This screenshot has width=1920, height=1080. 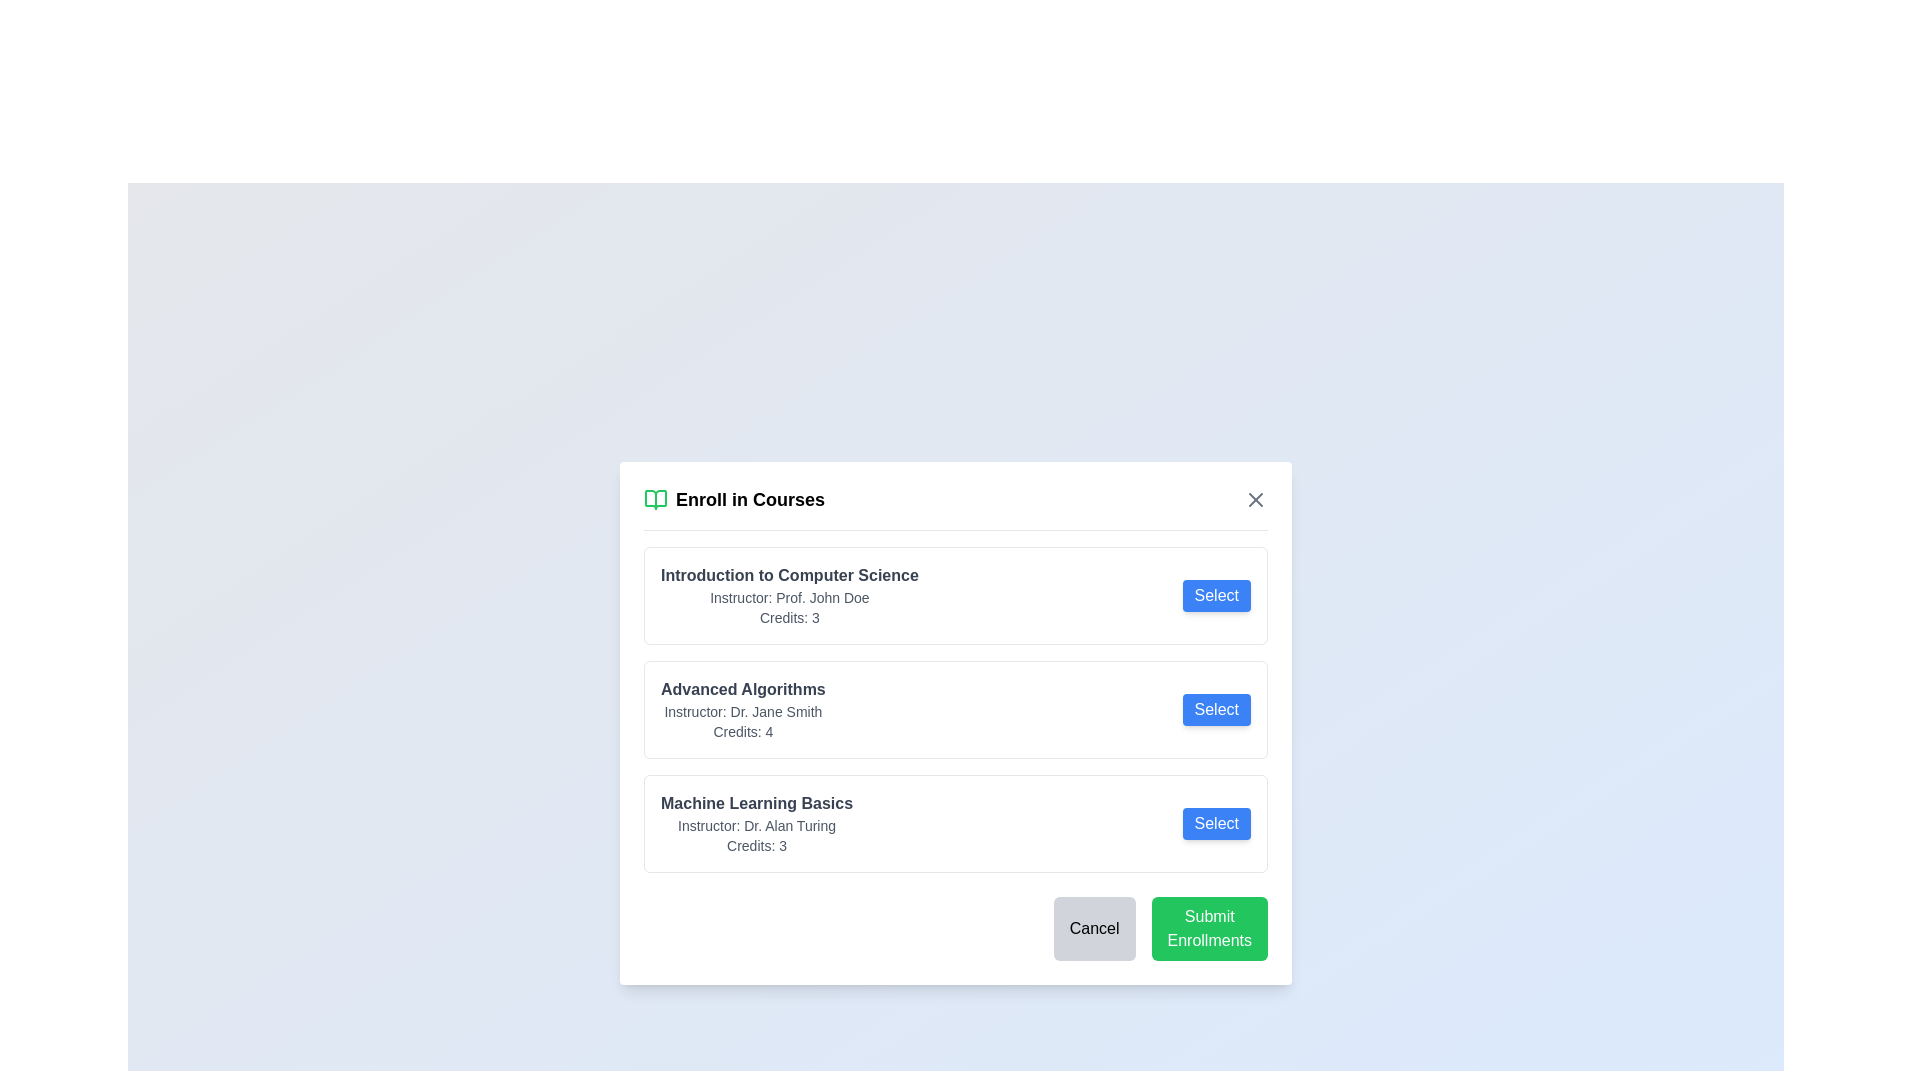 I want to click on the static text displaying the number of credits for the course 'Introduction to Computer Science', located at the bottom of the course card below the instructor's information, so click(x=788, y=616).